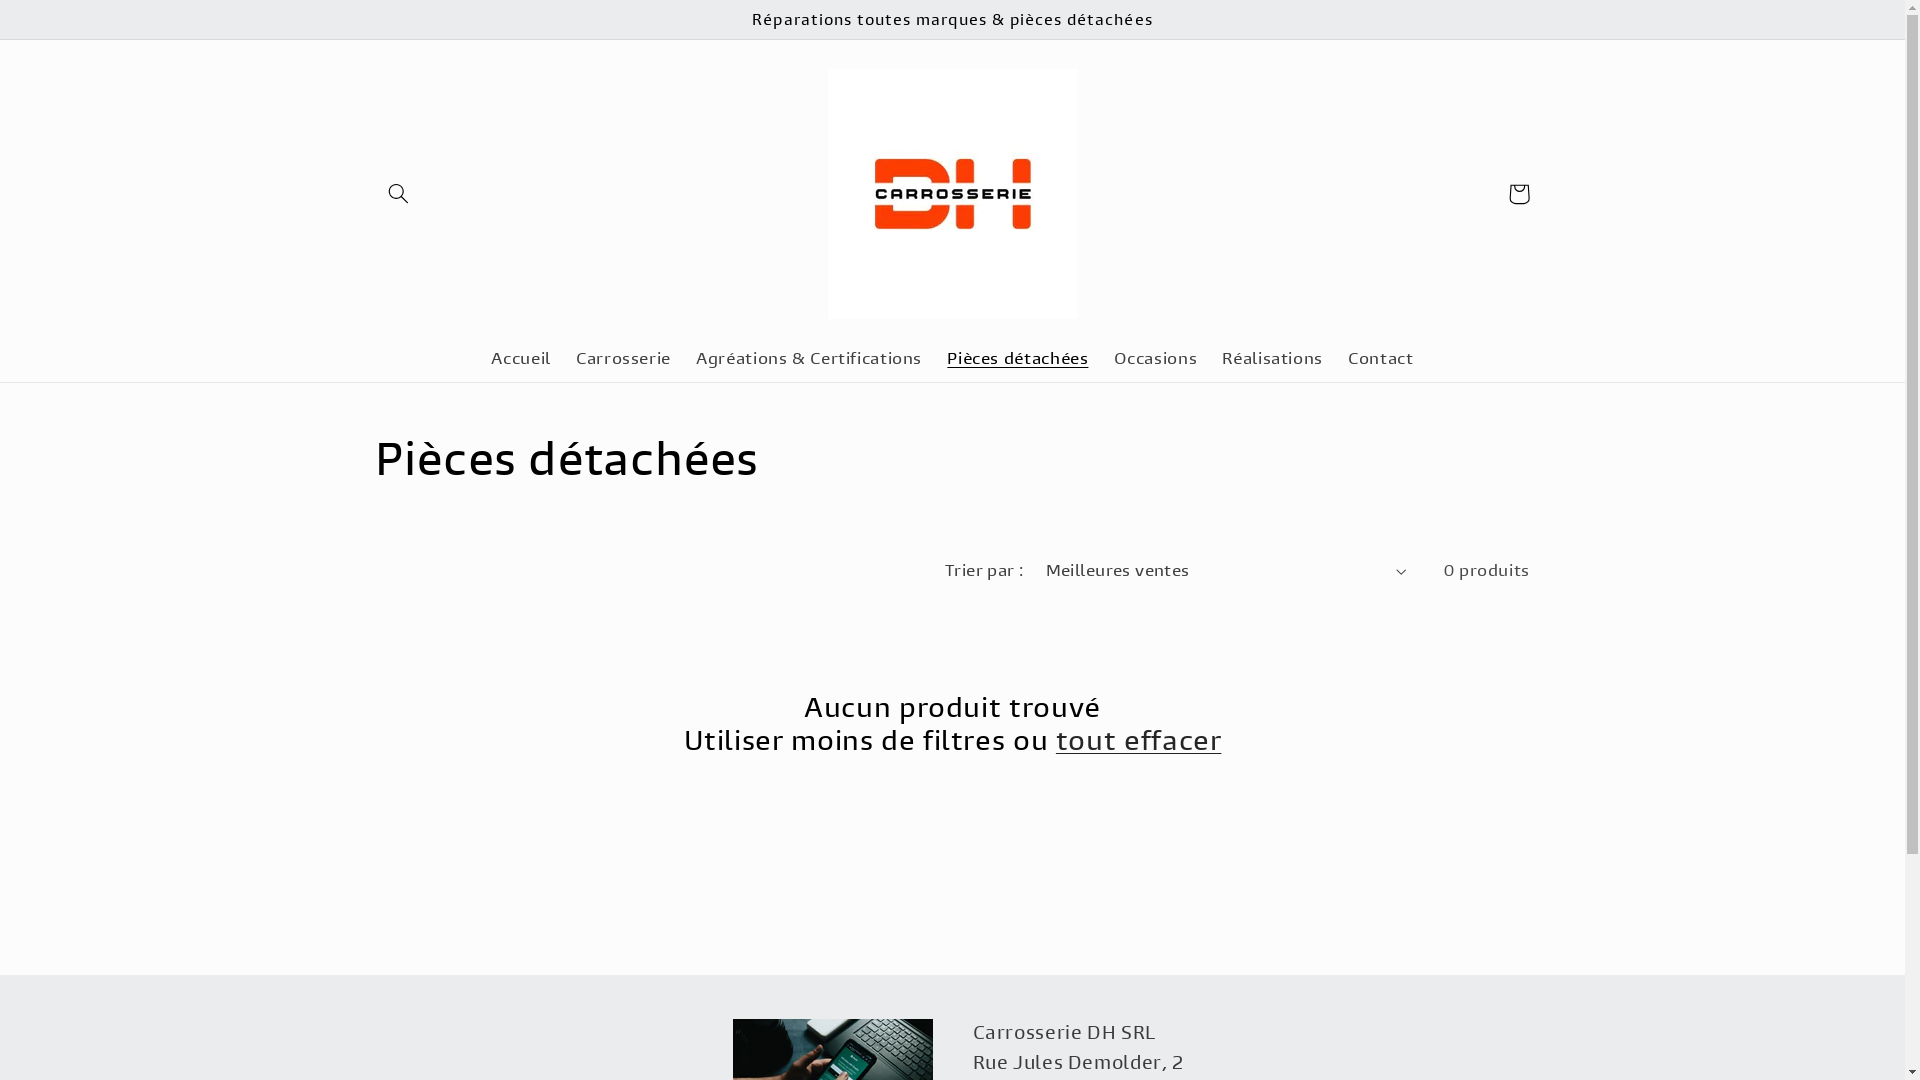 The width and height of the screenshot is (1920, 1080). Describe the element at coordinates (1138, 741) in the screenshot. I see `'tout effacer'` at that location.